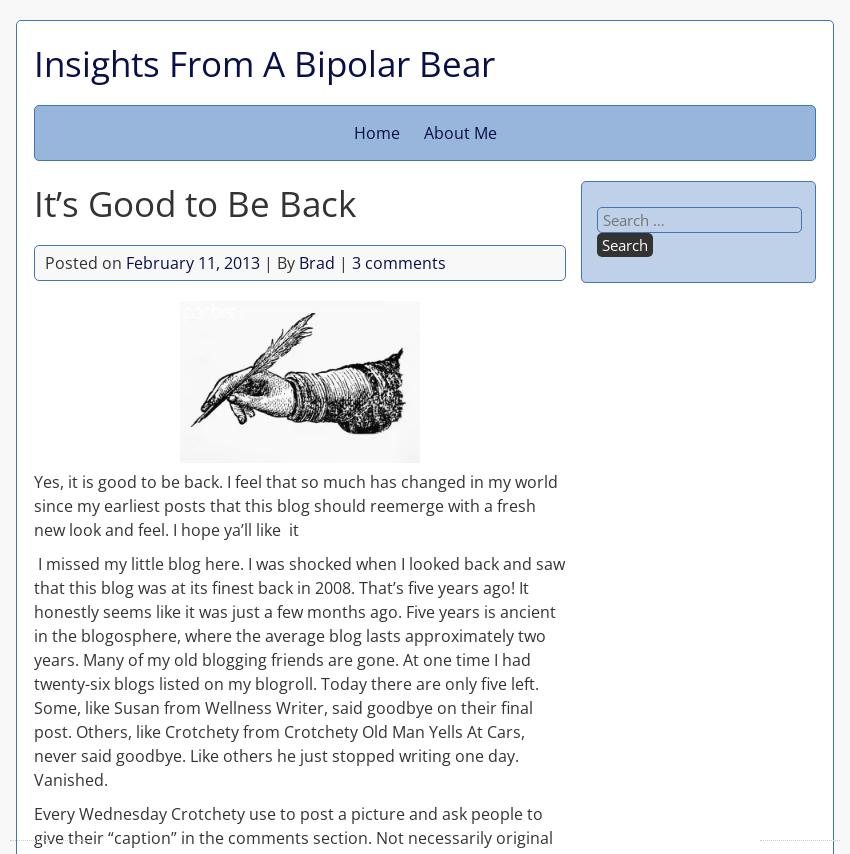 This screenshot has width=850, height=854. Describe the element at coordinates (263, 62) in the screenshot. I see `'Insights From A Bipolar Bear'` at that location.